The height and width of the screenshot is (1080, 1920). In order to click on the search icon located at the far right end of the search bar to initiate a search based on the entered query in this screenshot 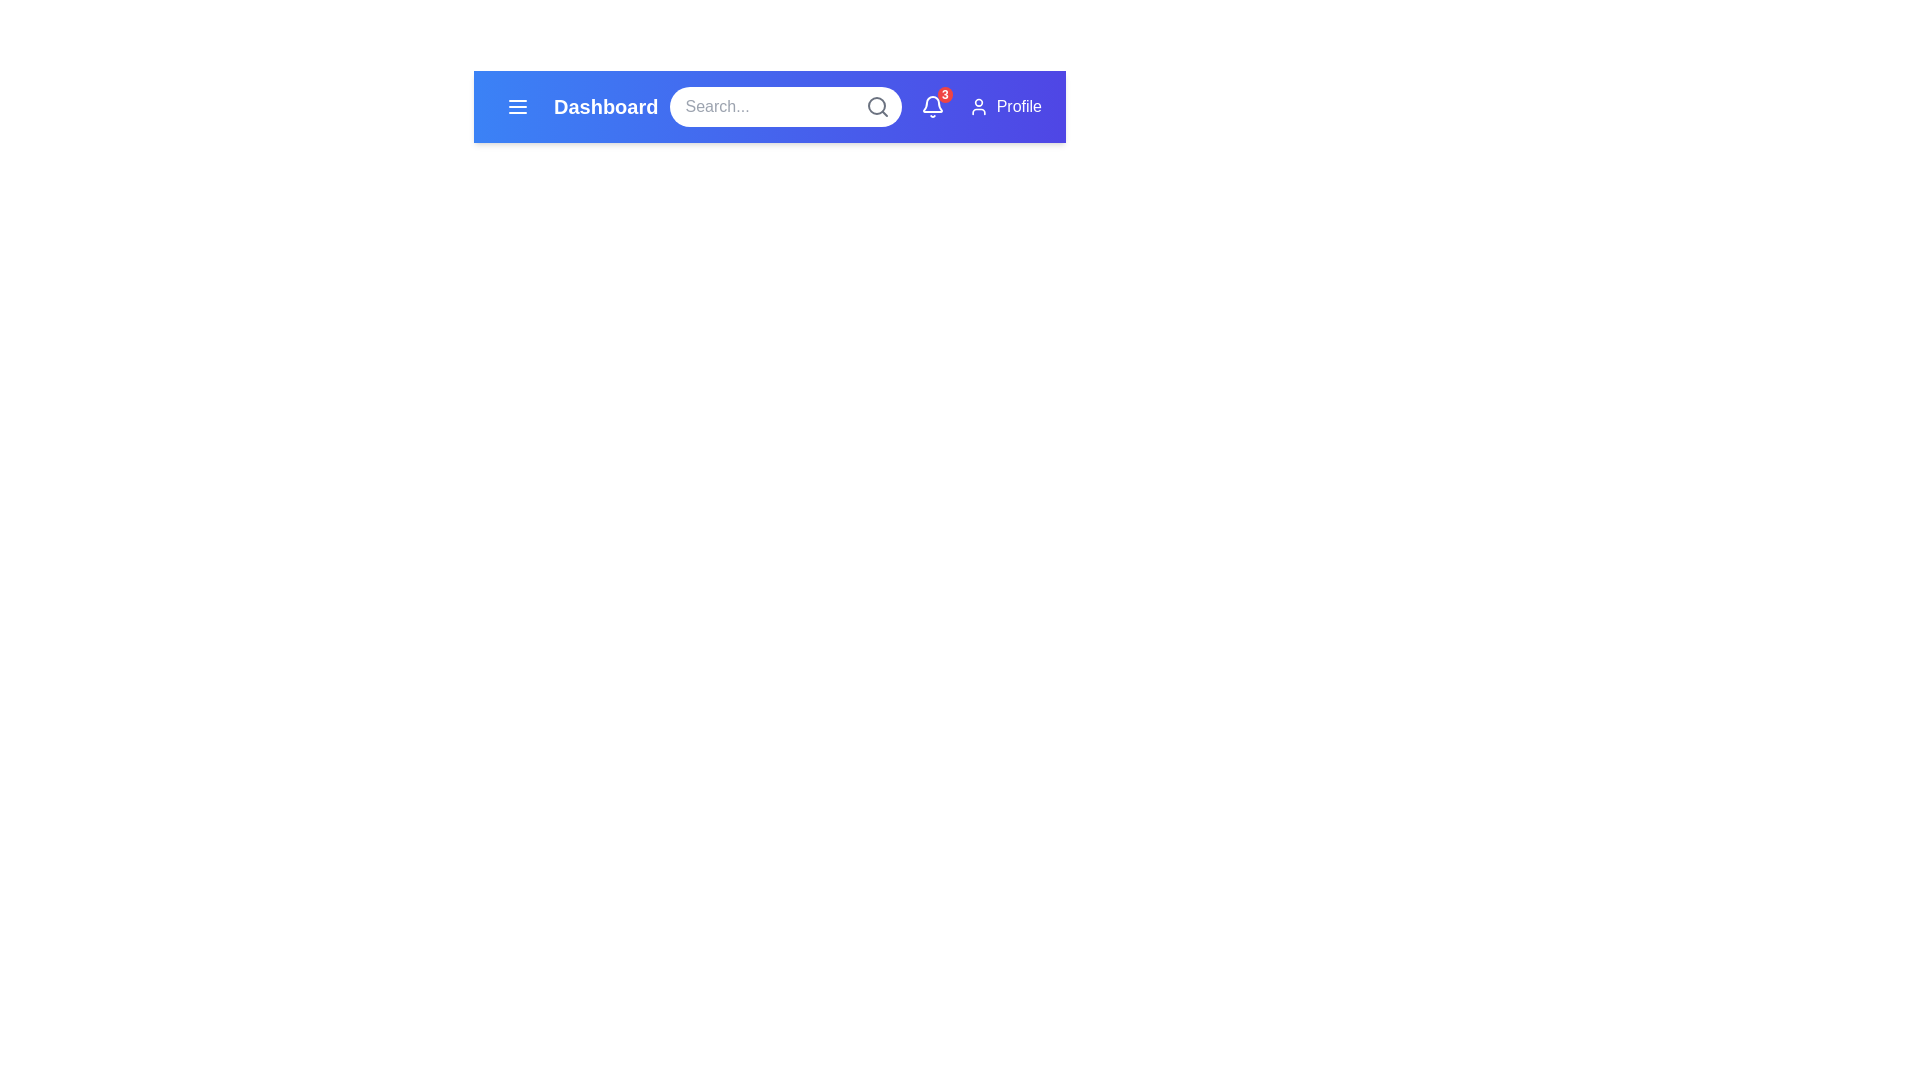, I will do `click(877, 107)`.